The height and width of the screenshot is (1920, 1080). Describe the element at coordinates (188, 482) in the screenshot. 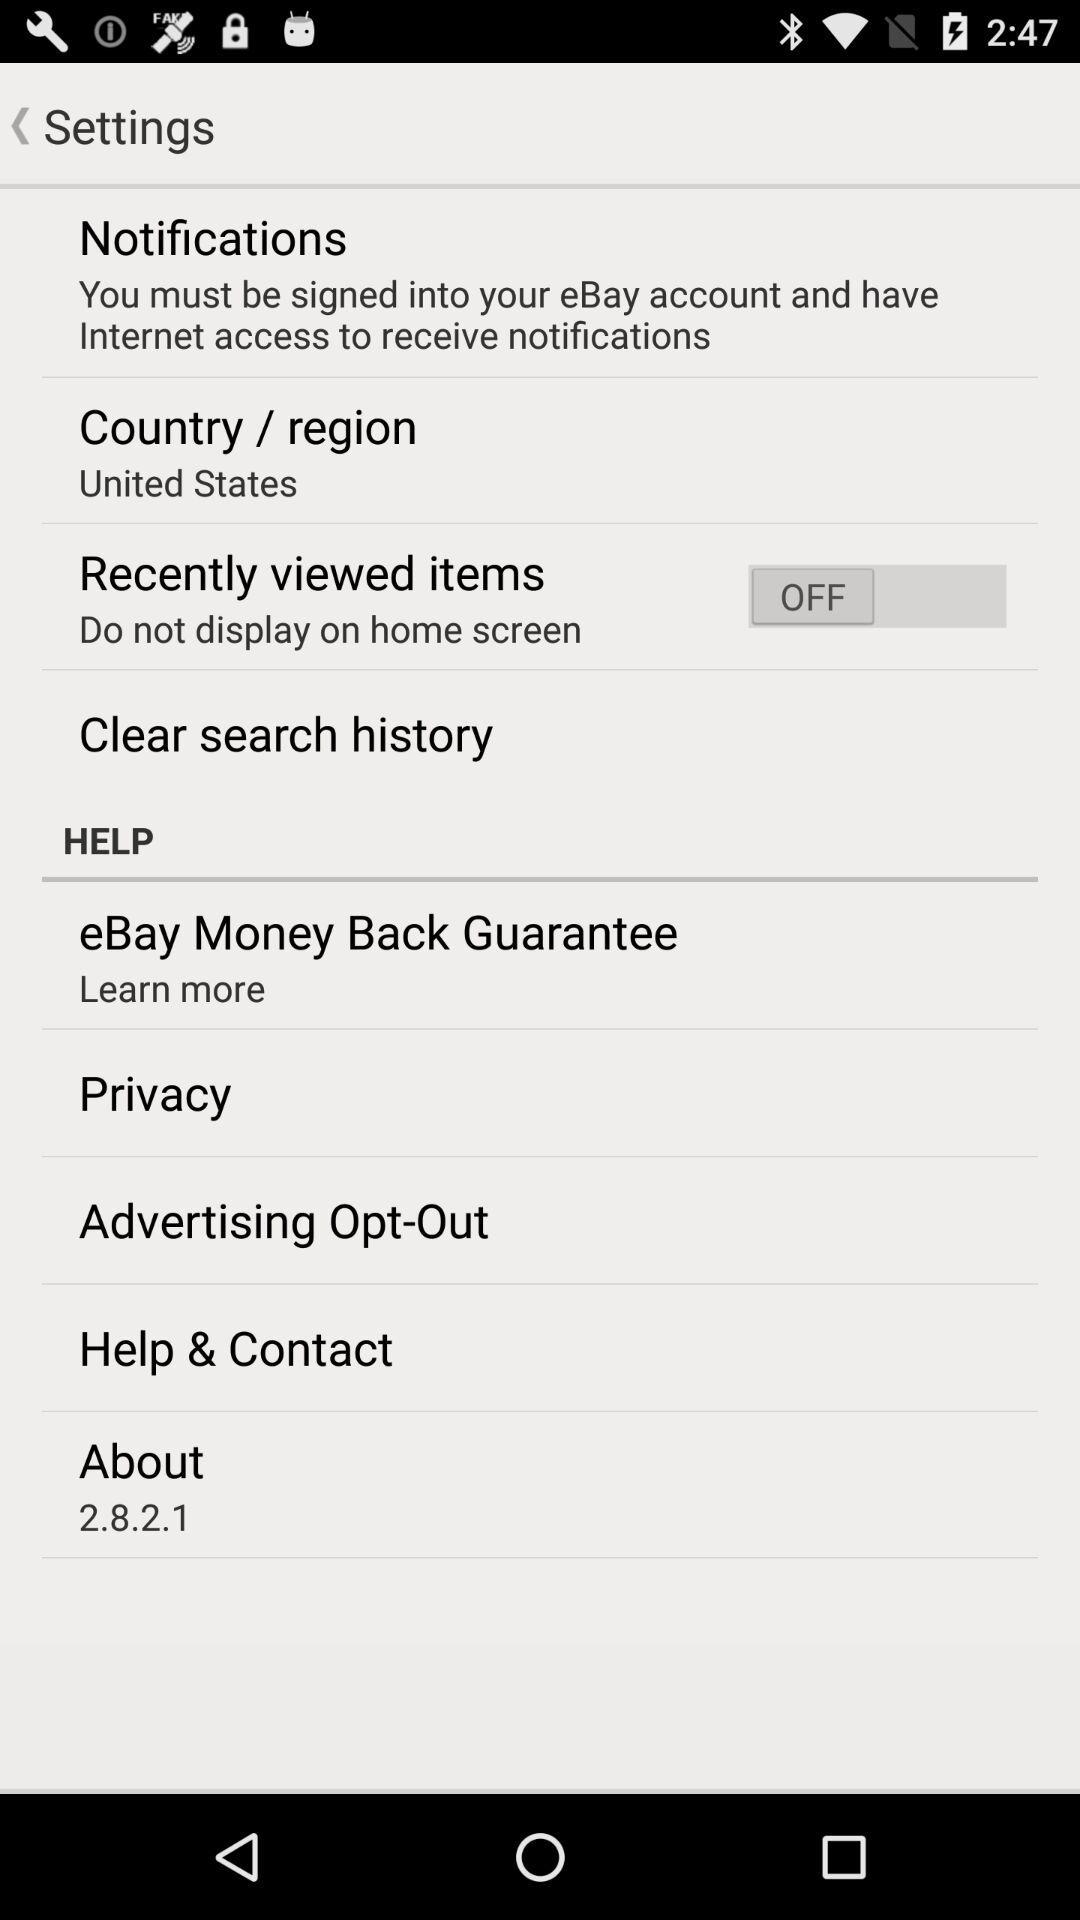

I see `the icon below country / region app` at that location.